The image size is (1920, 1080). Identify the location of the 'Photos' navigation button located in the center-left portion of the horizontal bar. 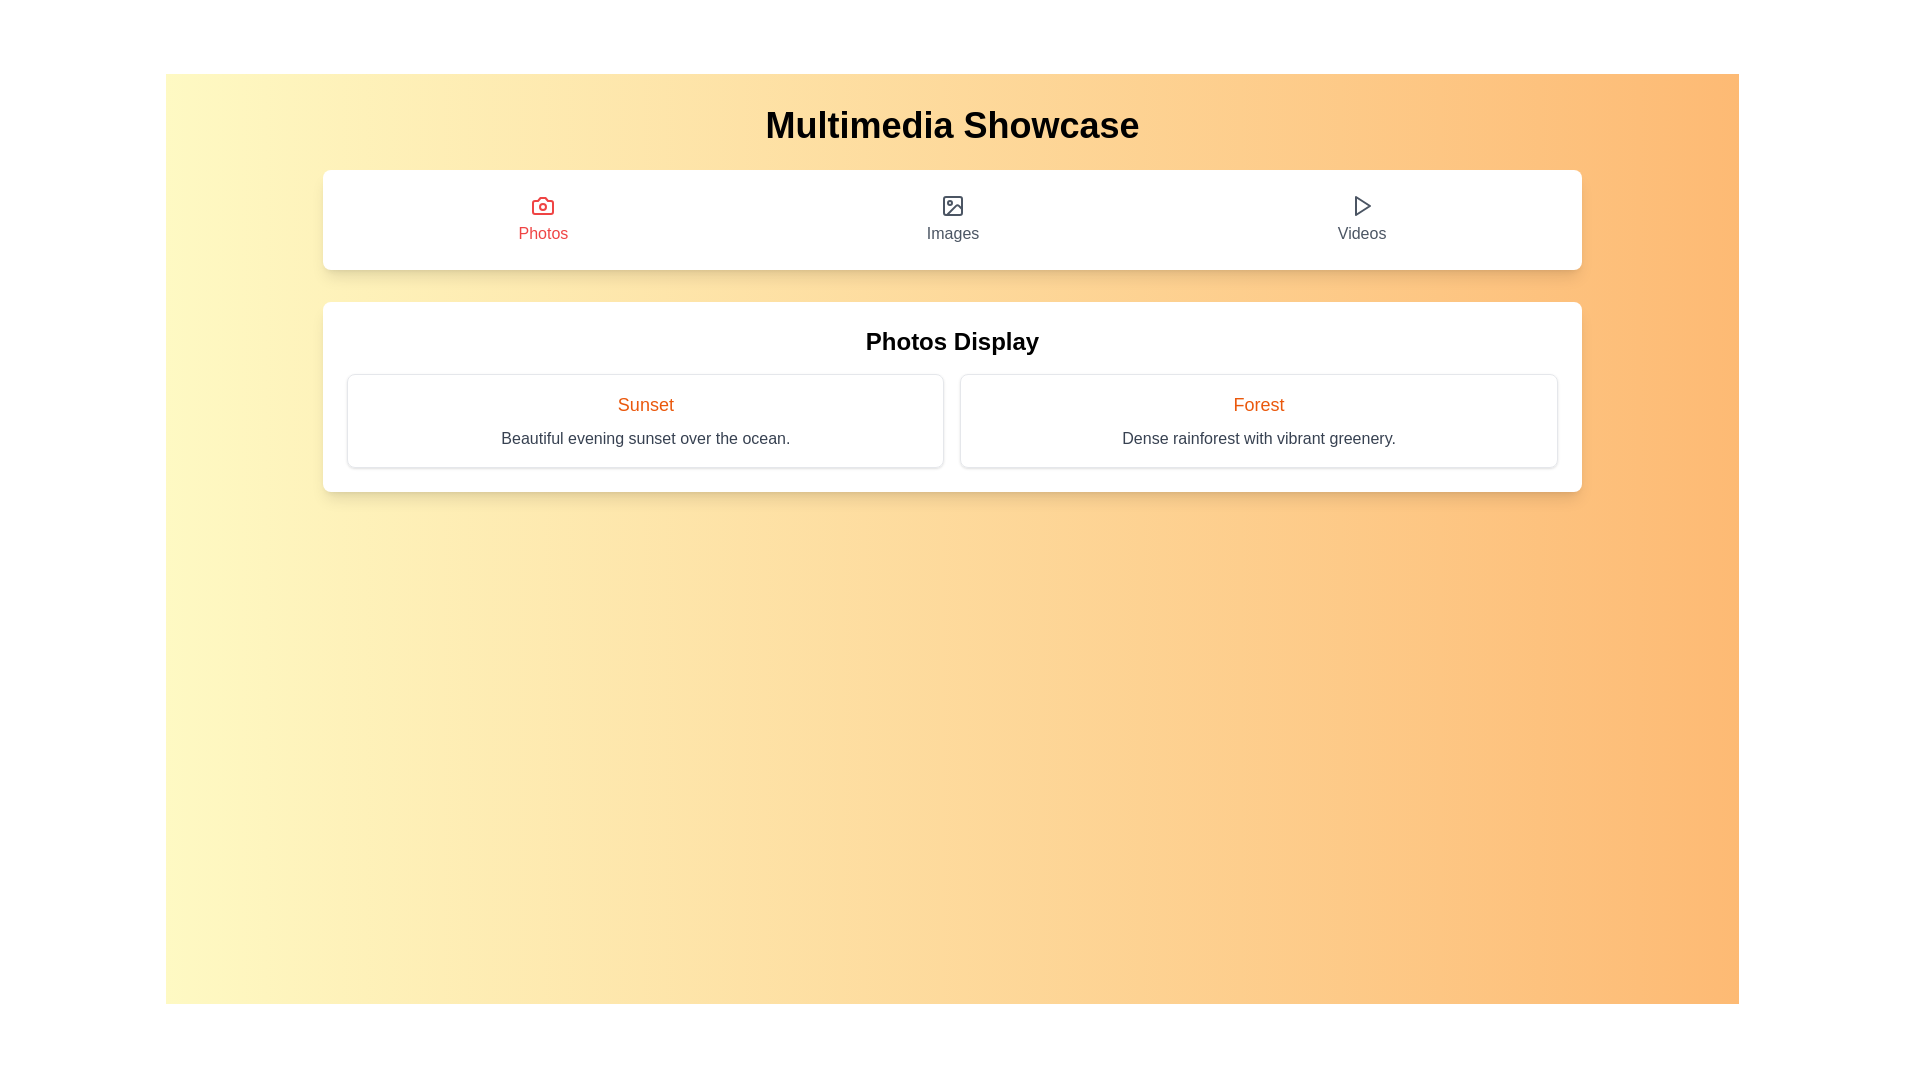
(543, 219).